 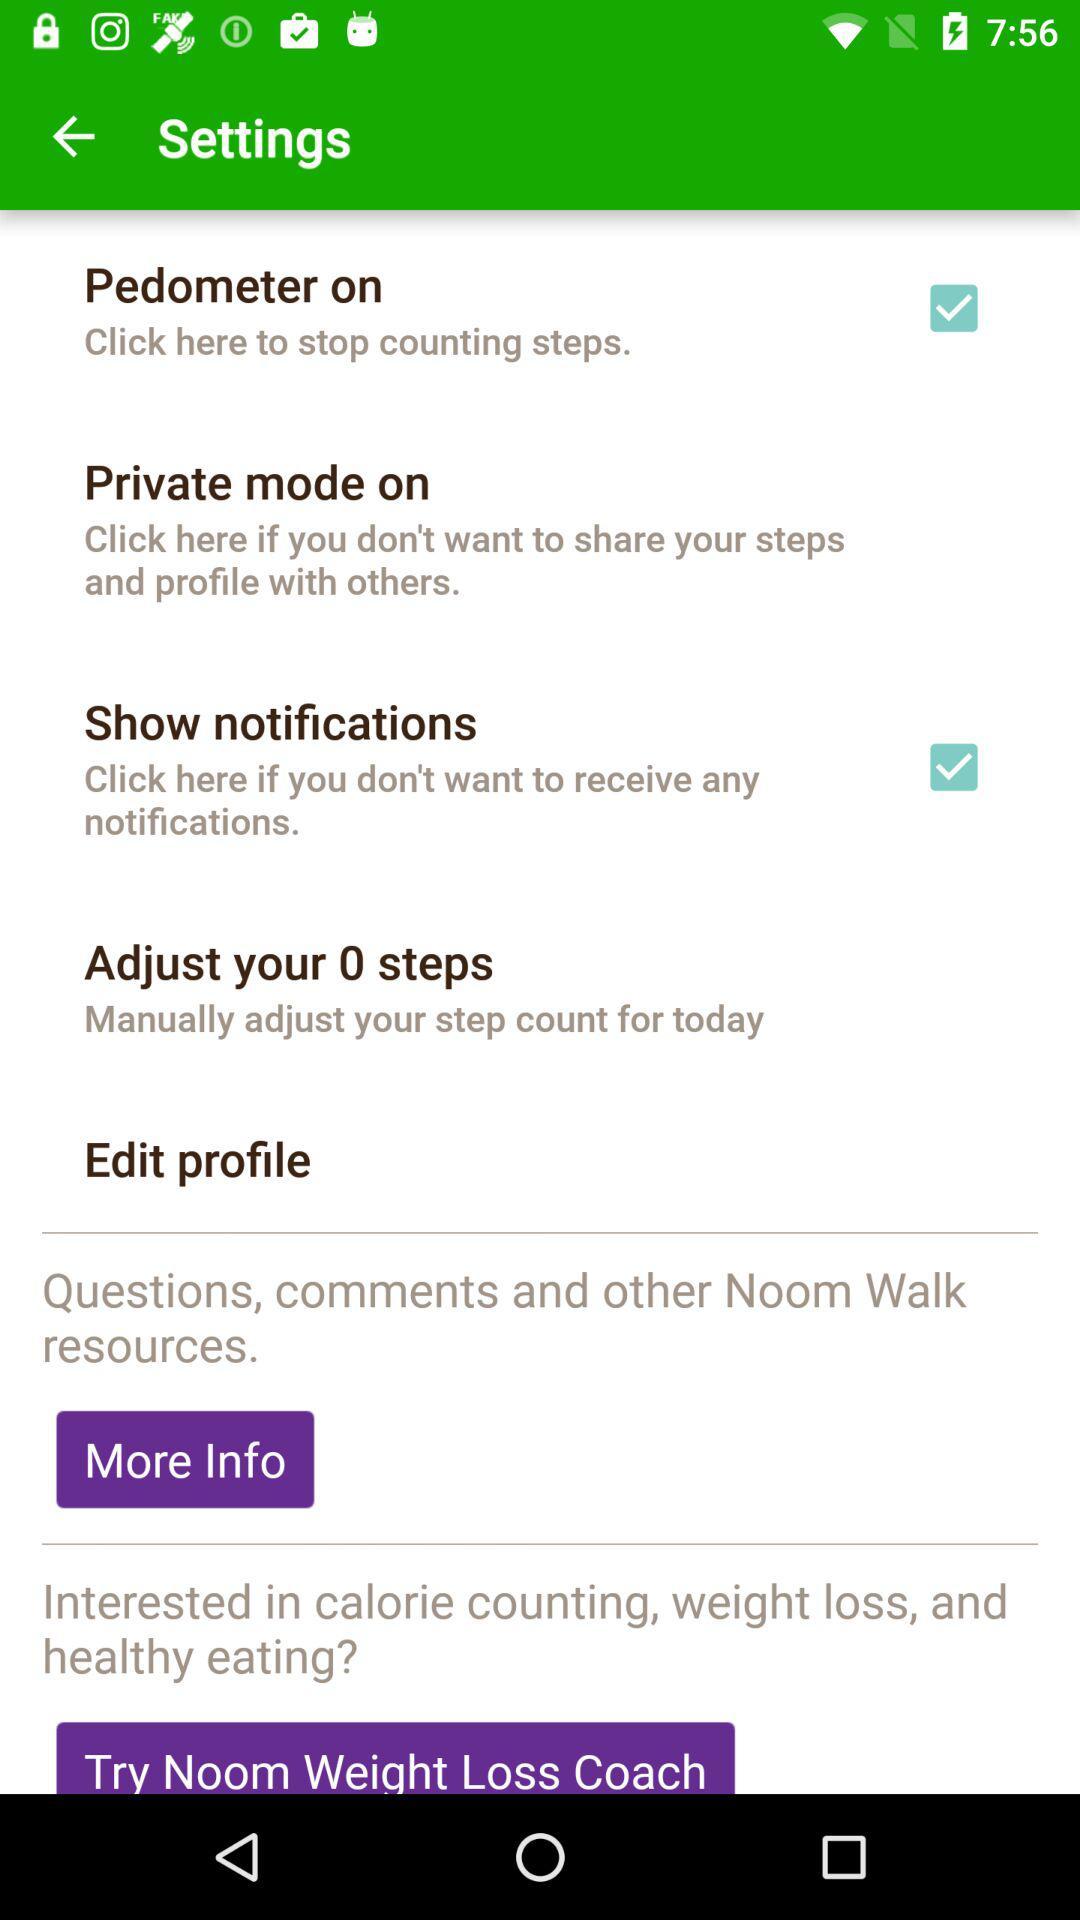 What do you see at coordinates (72, 135) in the screenshot?
I see `icon above pedometer on icon` at bounding box center [72, 135].